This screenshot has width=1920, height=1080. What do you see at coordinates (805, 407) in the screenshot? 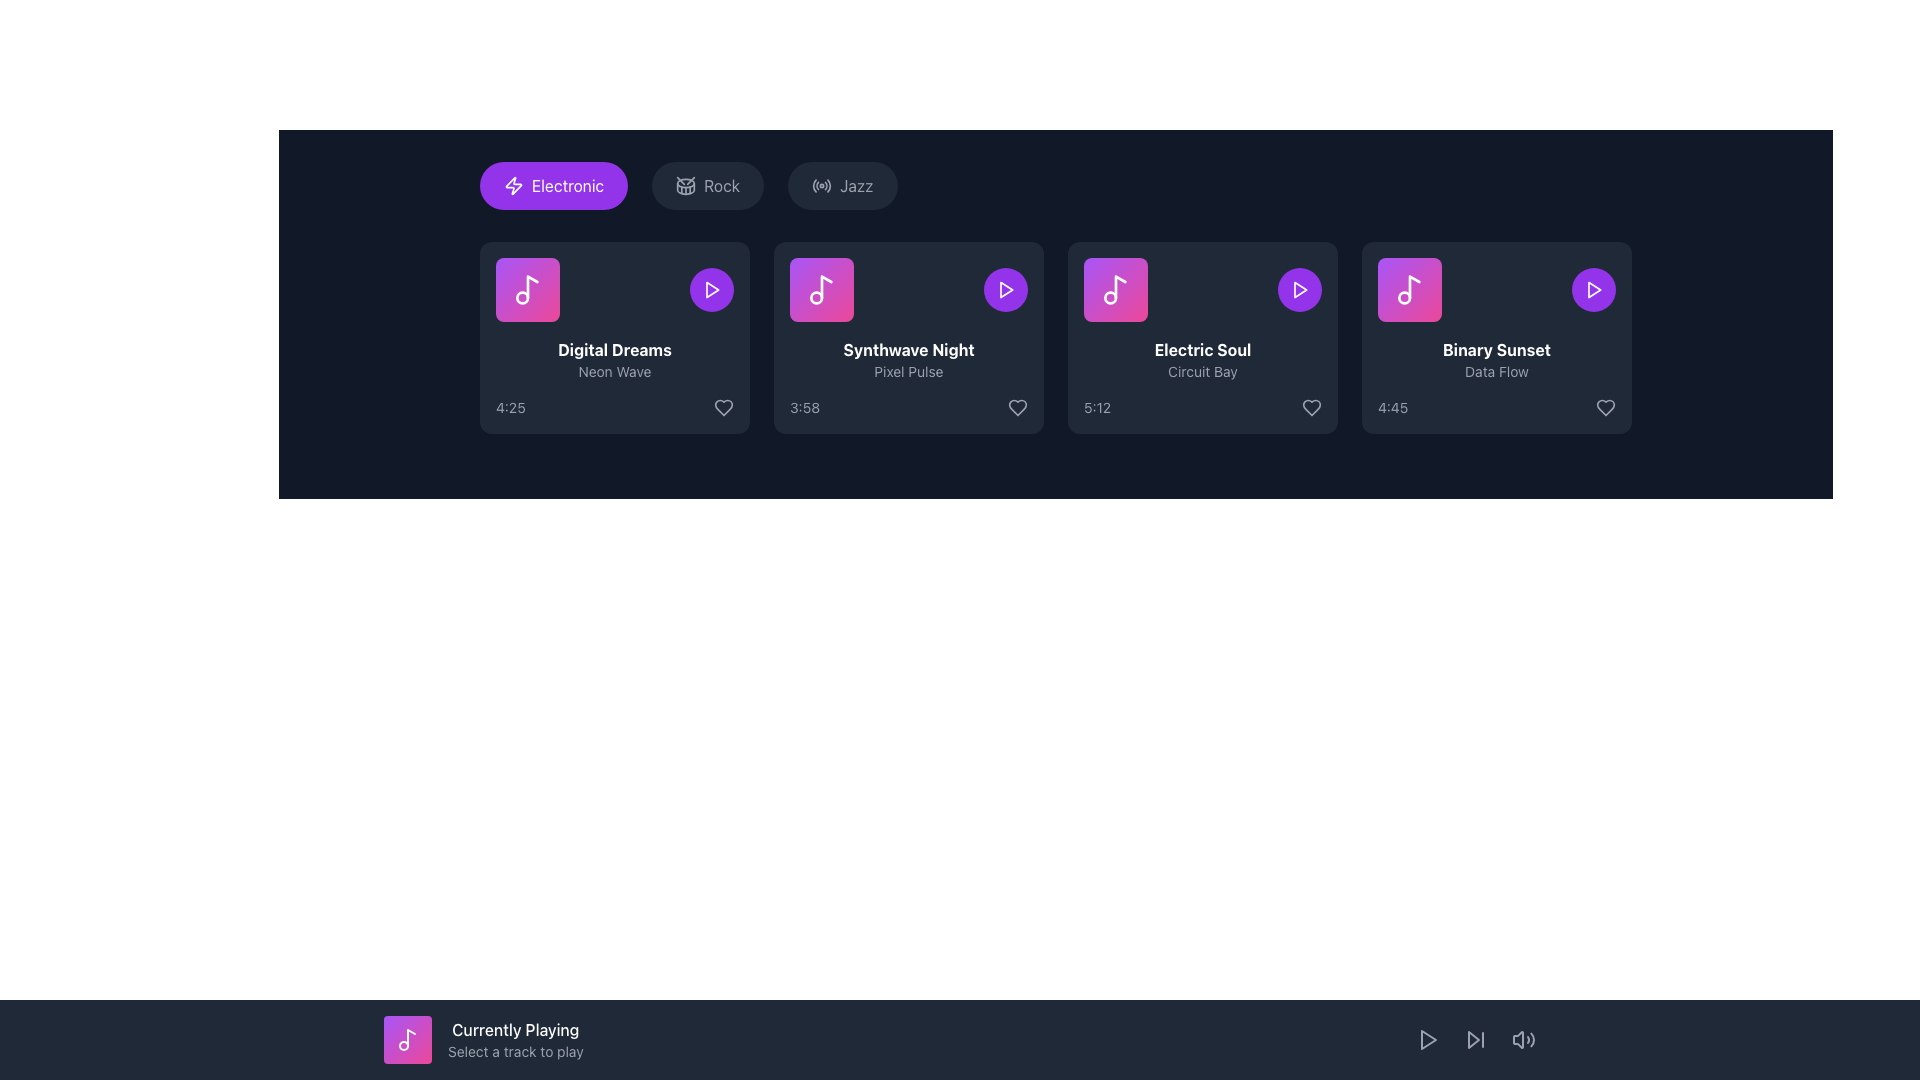
I see `the label displaying '3:58' in gray at the bottom-left corner of the second music card, which represents the duration of a song` at bounding box center [805, 407].